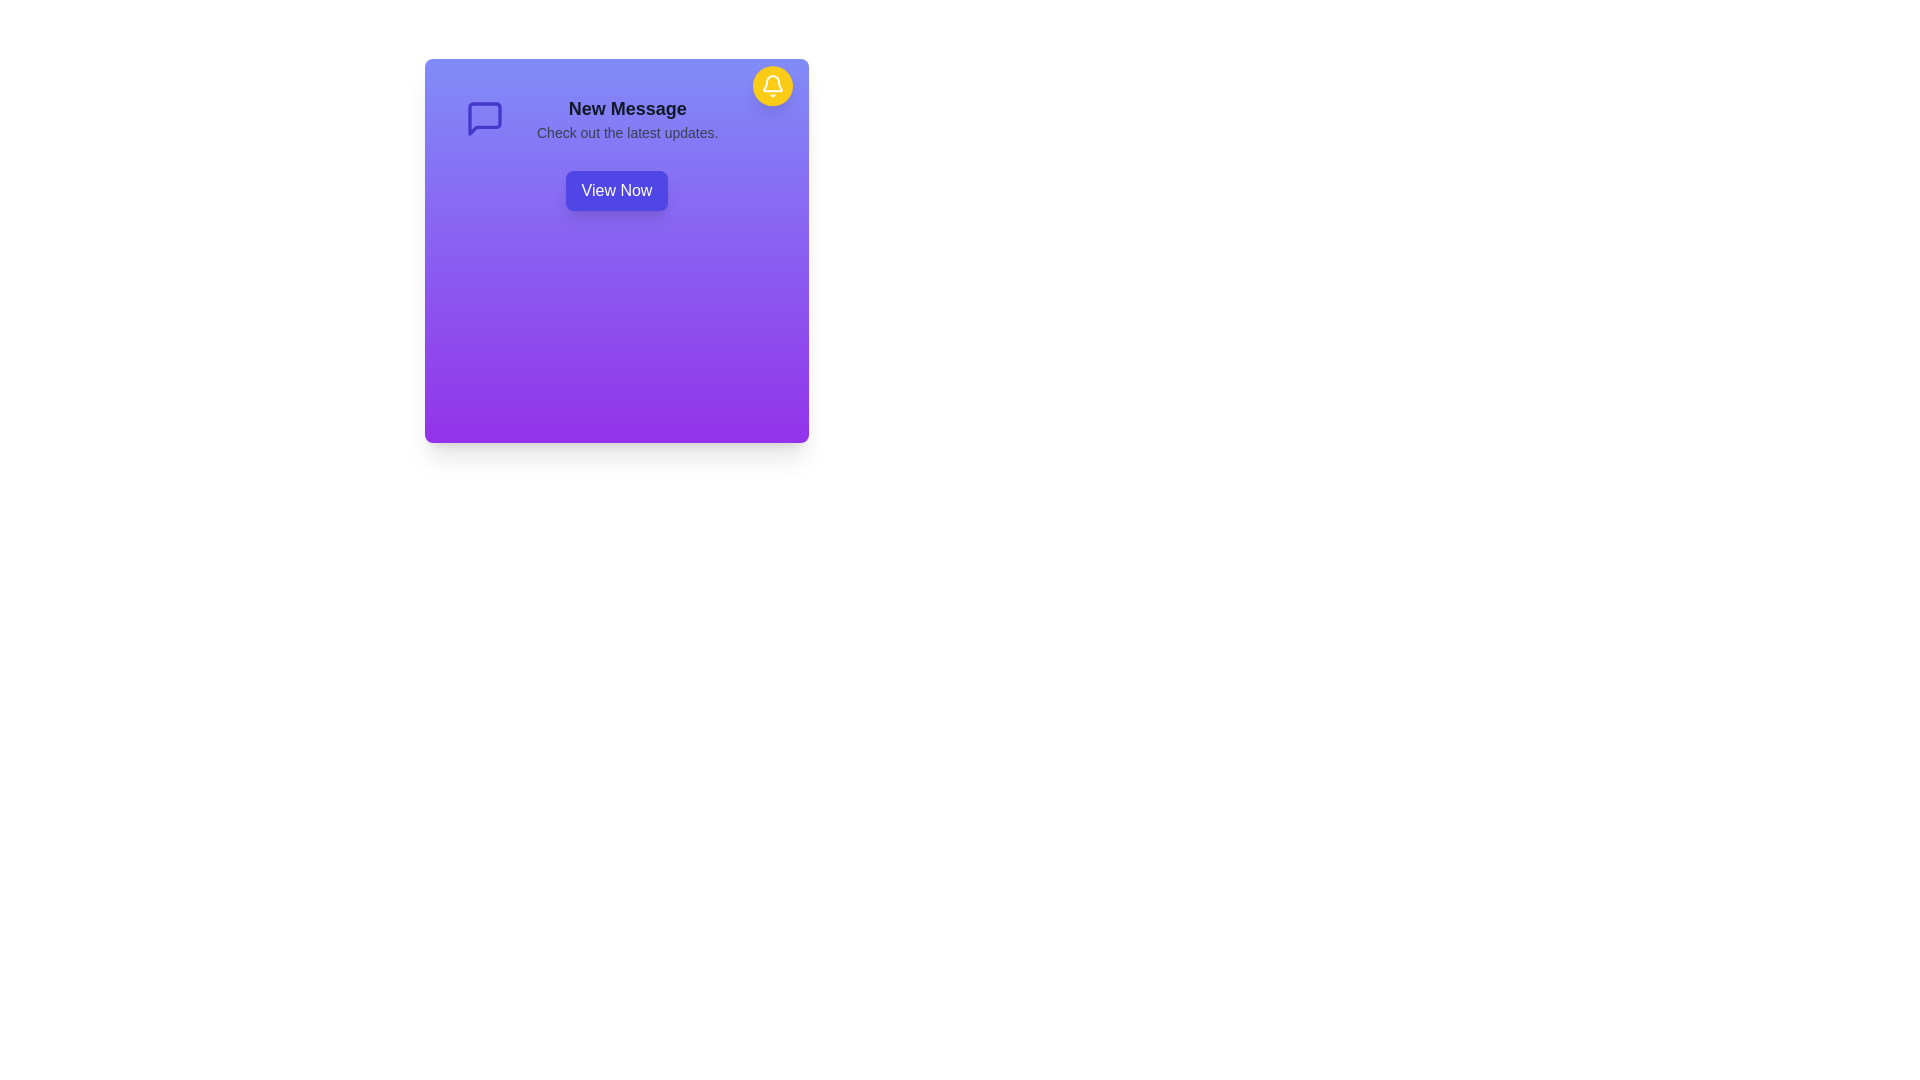  What do you see at coordinates (771, 91) in the screenshot?
I see `the circular notification button with a yellow background and white bell icon` at bounding box center [771, 91].